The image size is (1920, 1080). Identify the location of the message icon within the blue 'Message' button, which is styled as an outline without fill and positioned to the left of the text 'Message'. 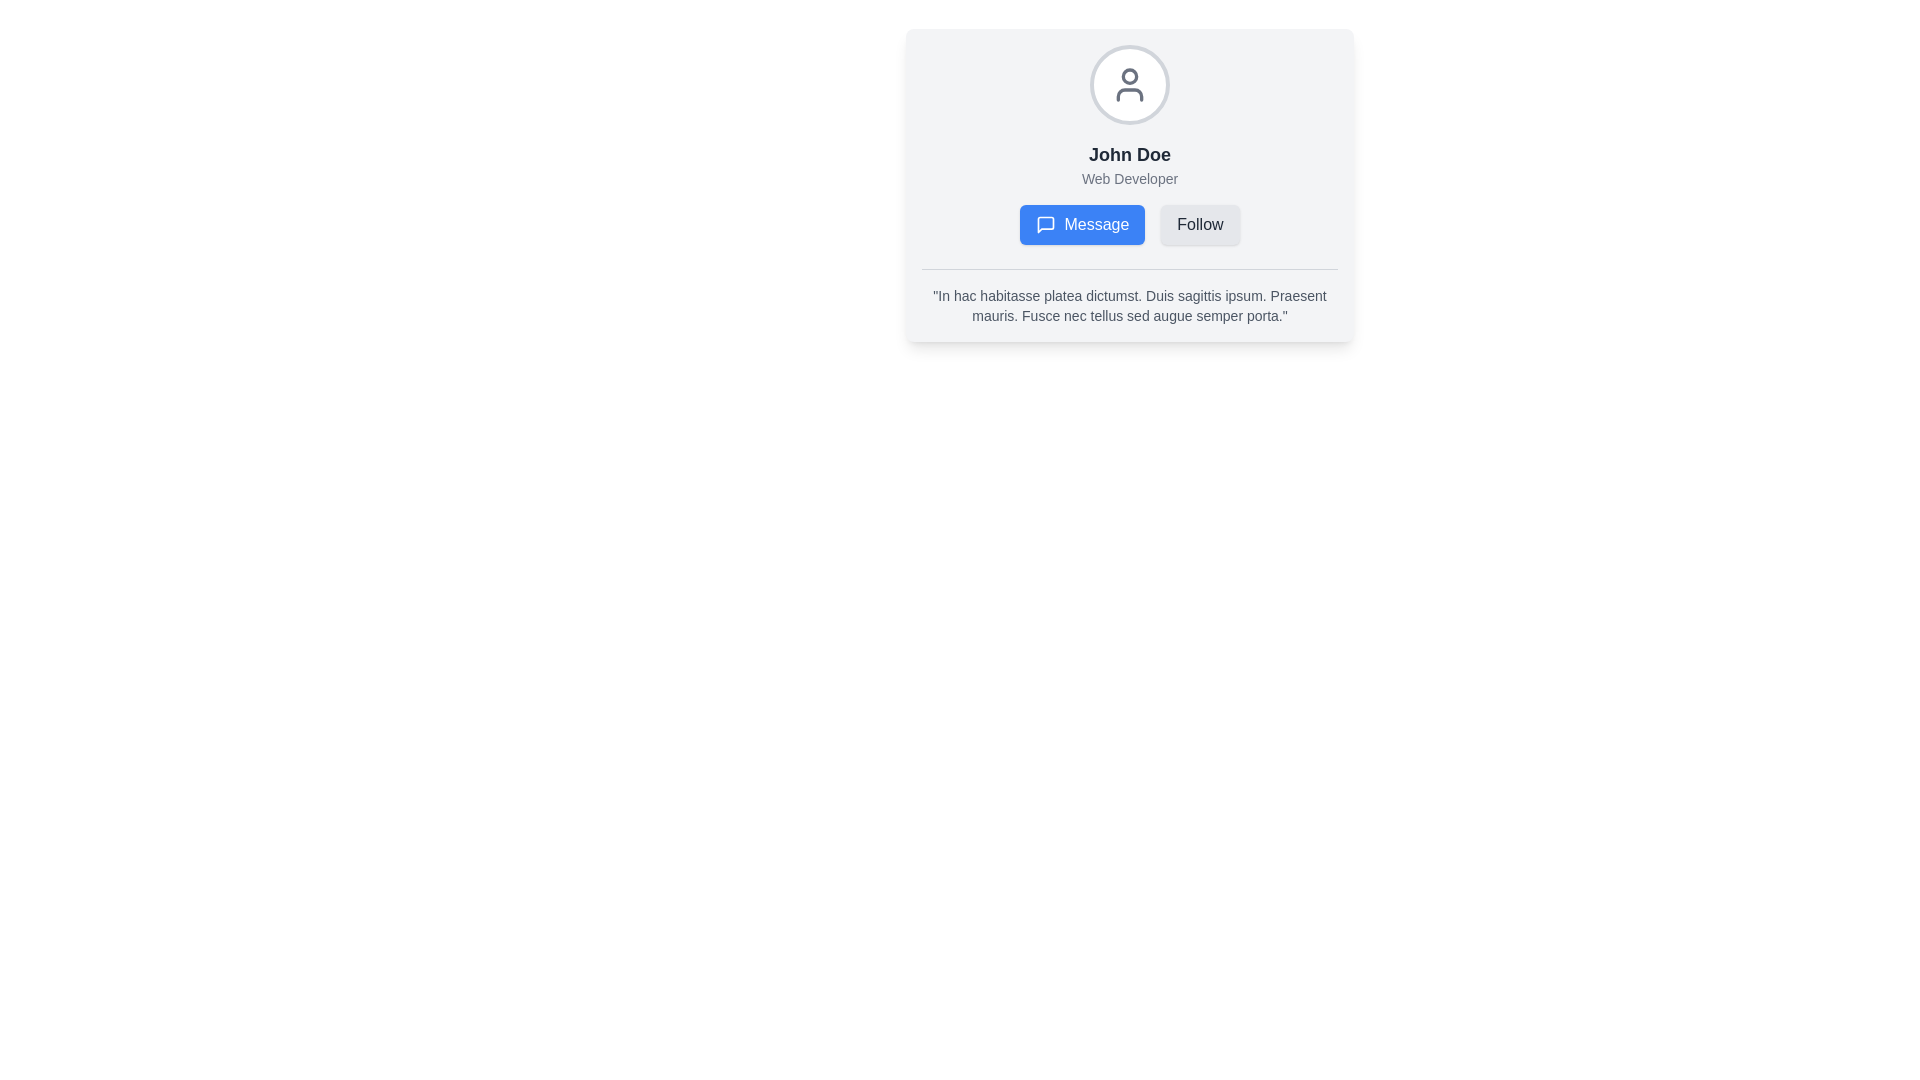
(1045, 224).